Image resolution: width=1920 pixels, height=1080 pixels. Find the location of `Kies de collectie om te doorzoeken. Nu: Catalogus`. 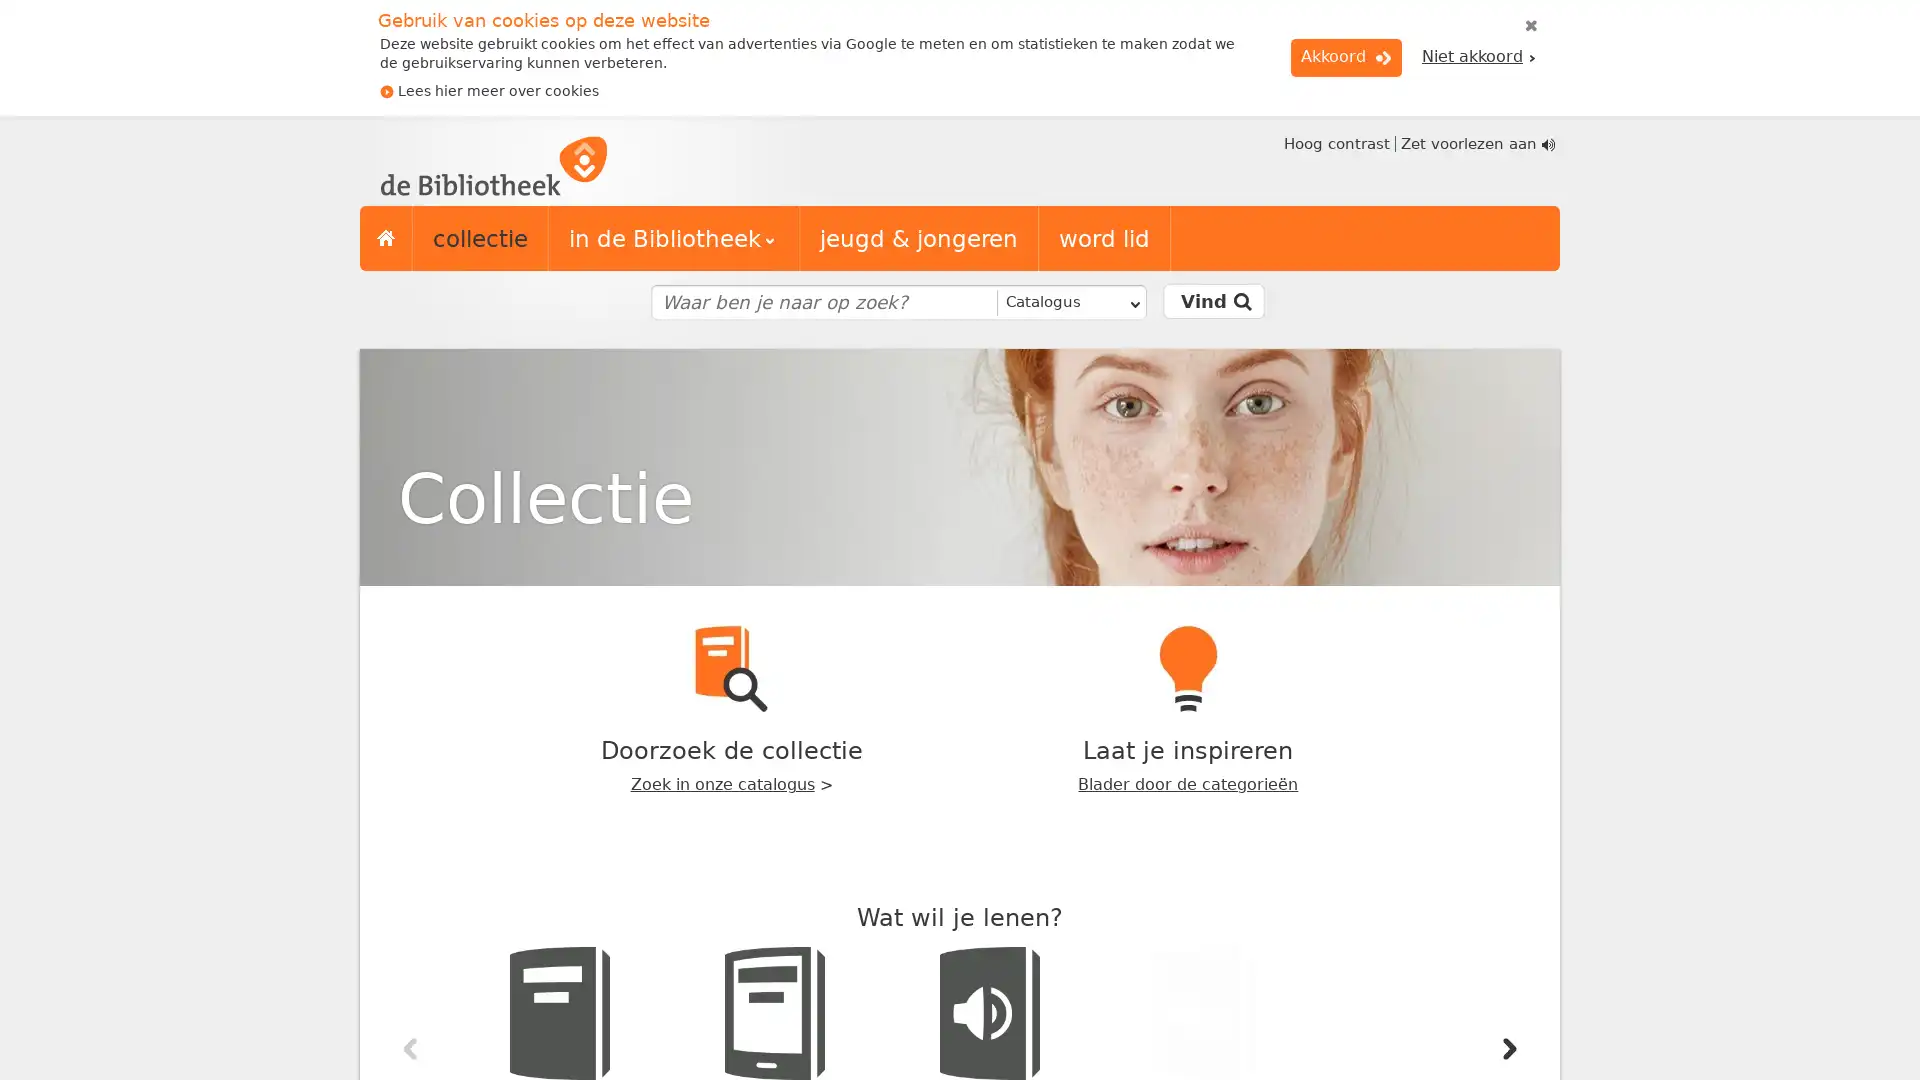

Kies de collectie om te doorzoeken. Nu: Catalogus is located at coordinates (1068, 302).